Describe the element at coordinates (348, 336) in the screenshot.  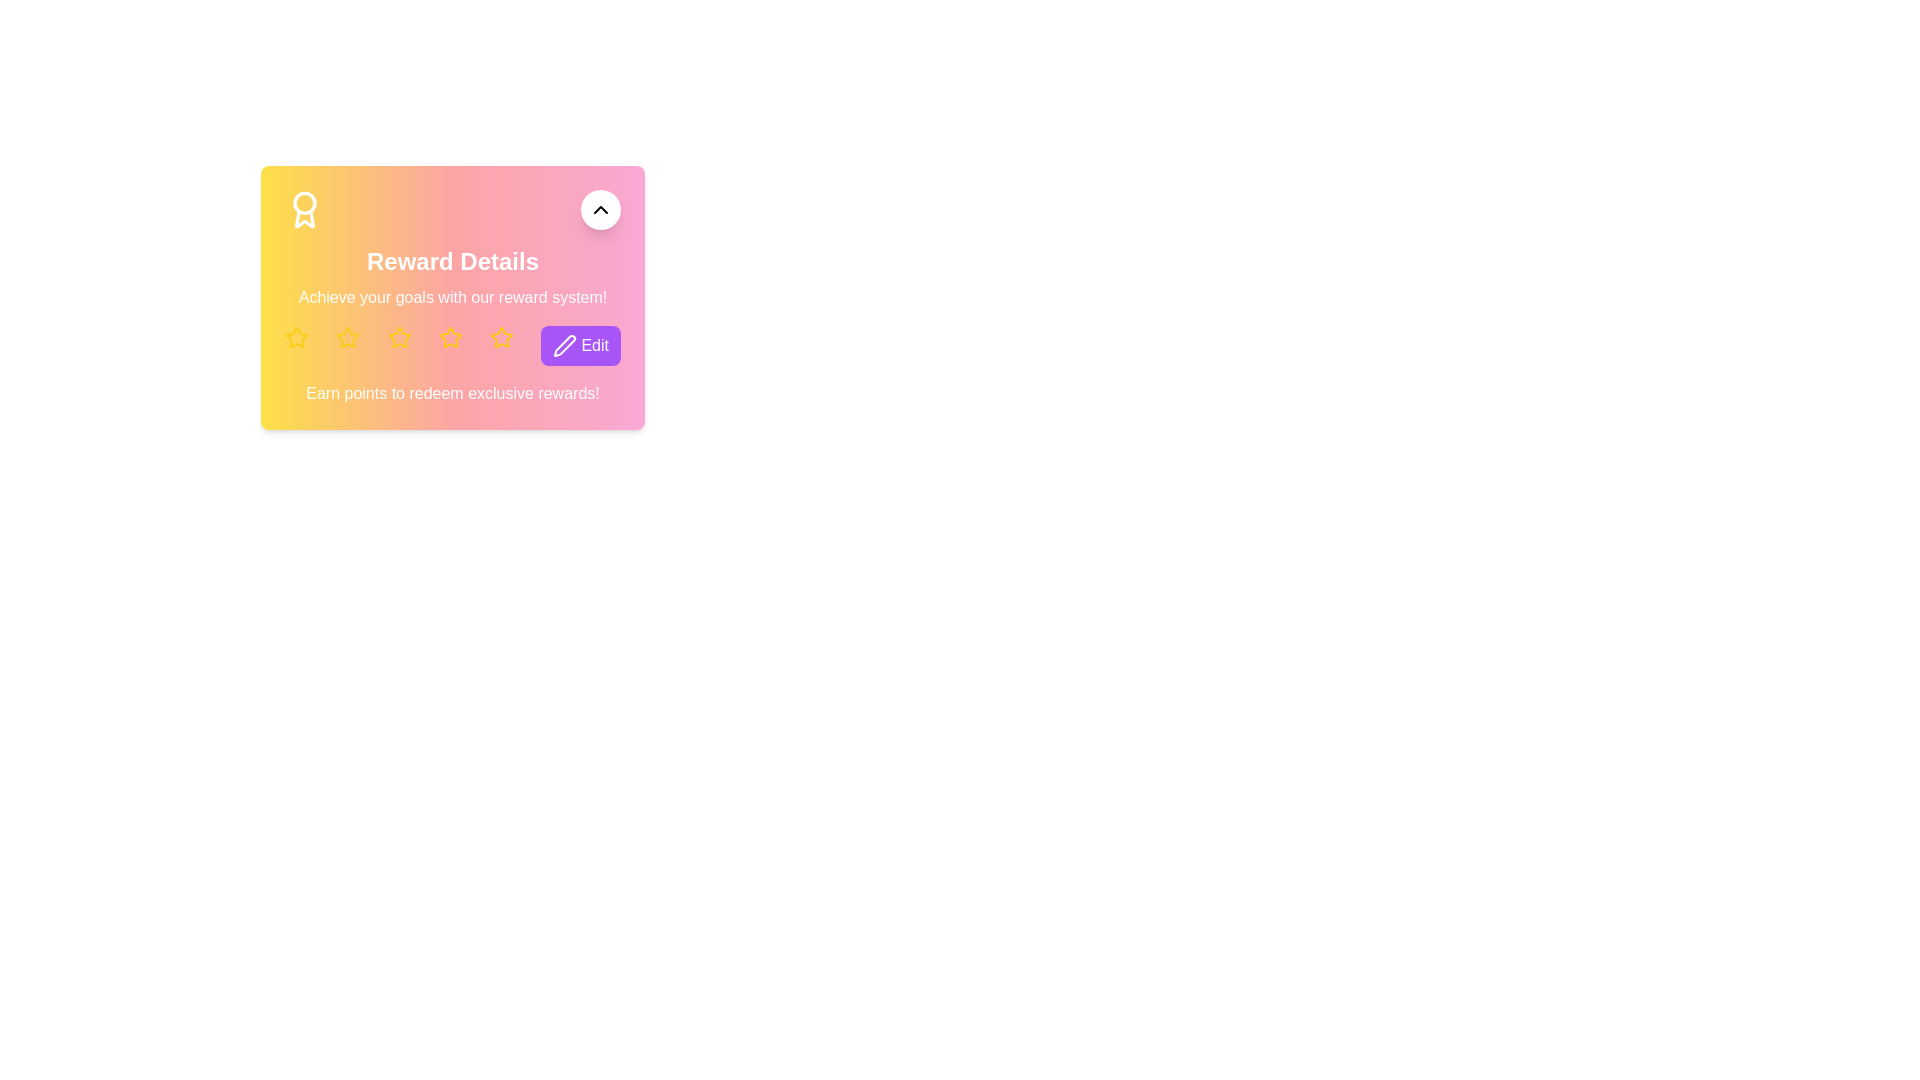
I see `the second star icon representing a rating feature located below the 'Reward Details' heading` at that location.